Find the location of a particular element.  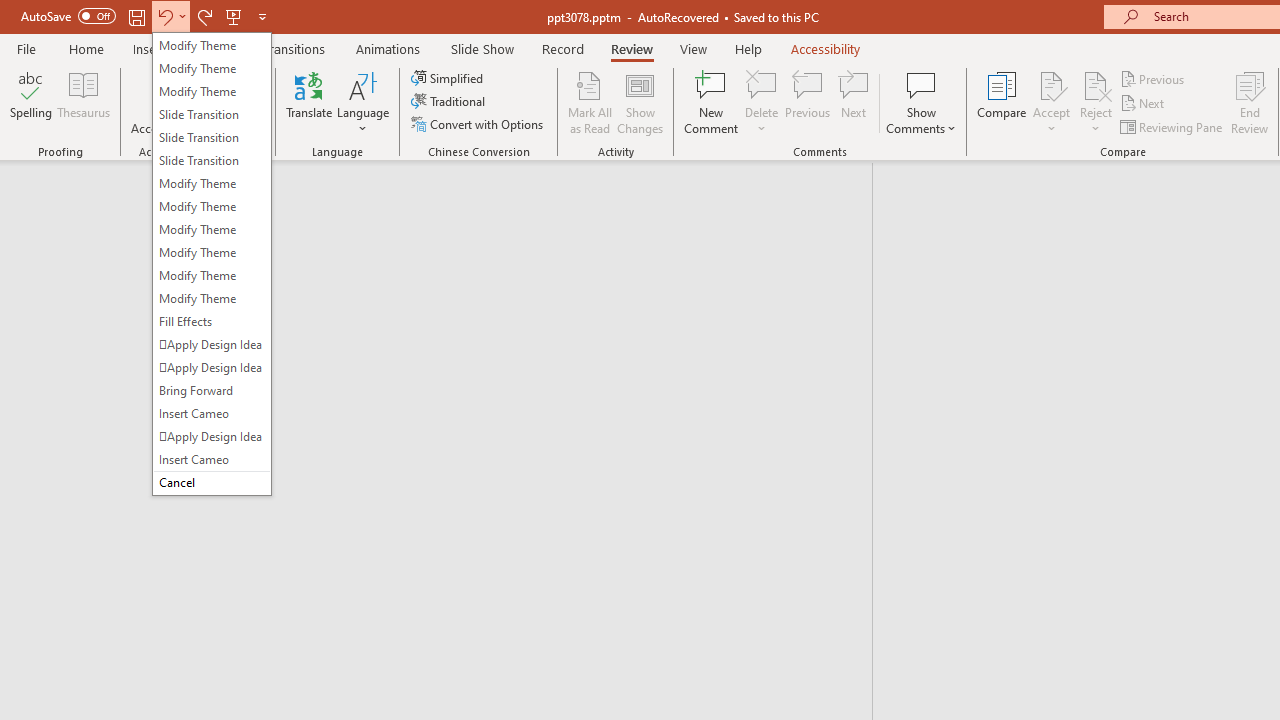

'Delete' is located at coordinates (761, 84).